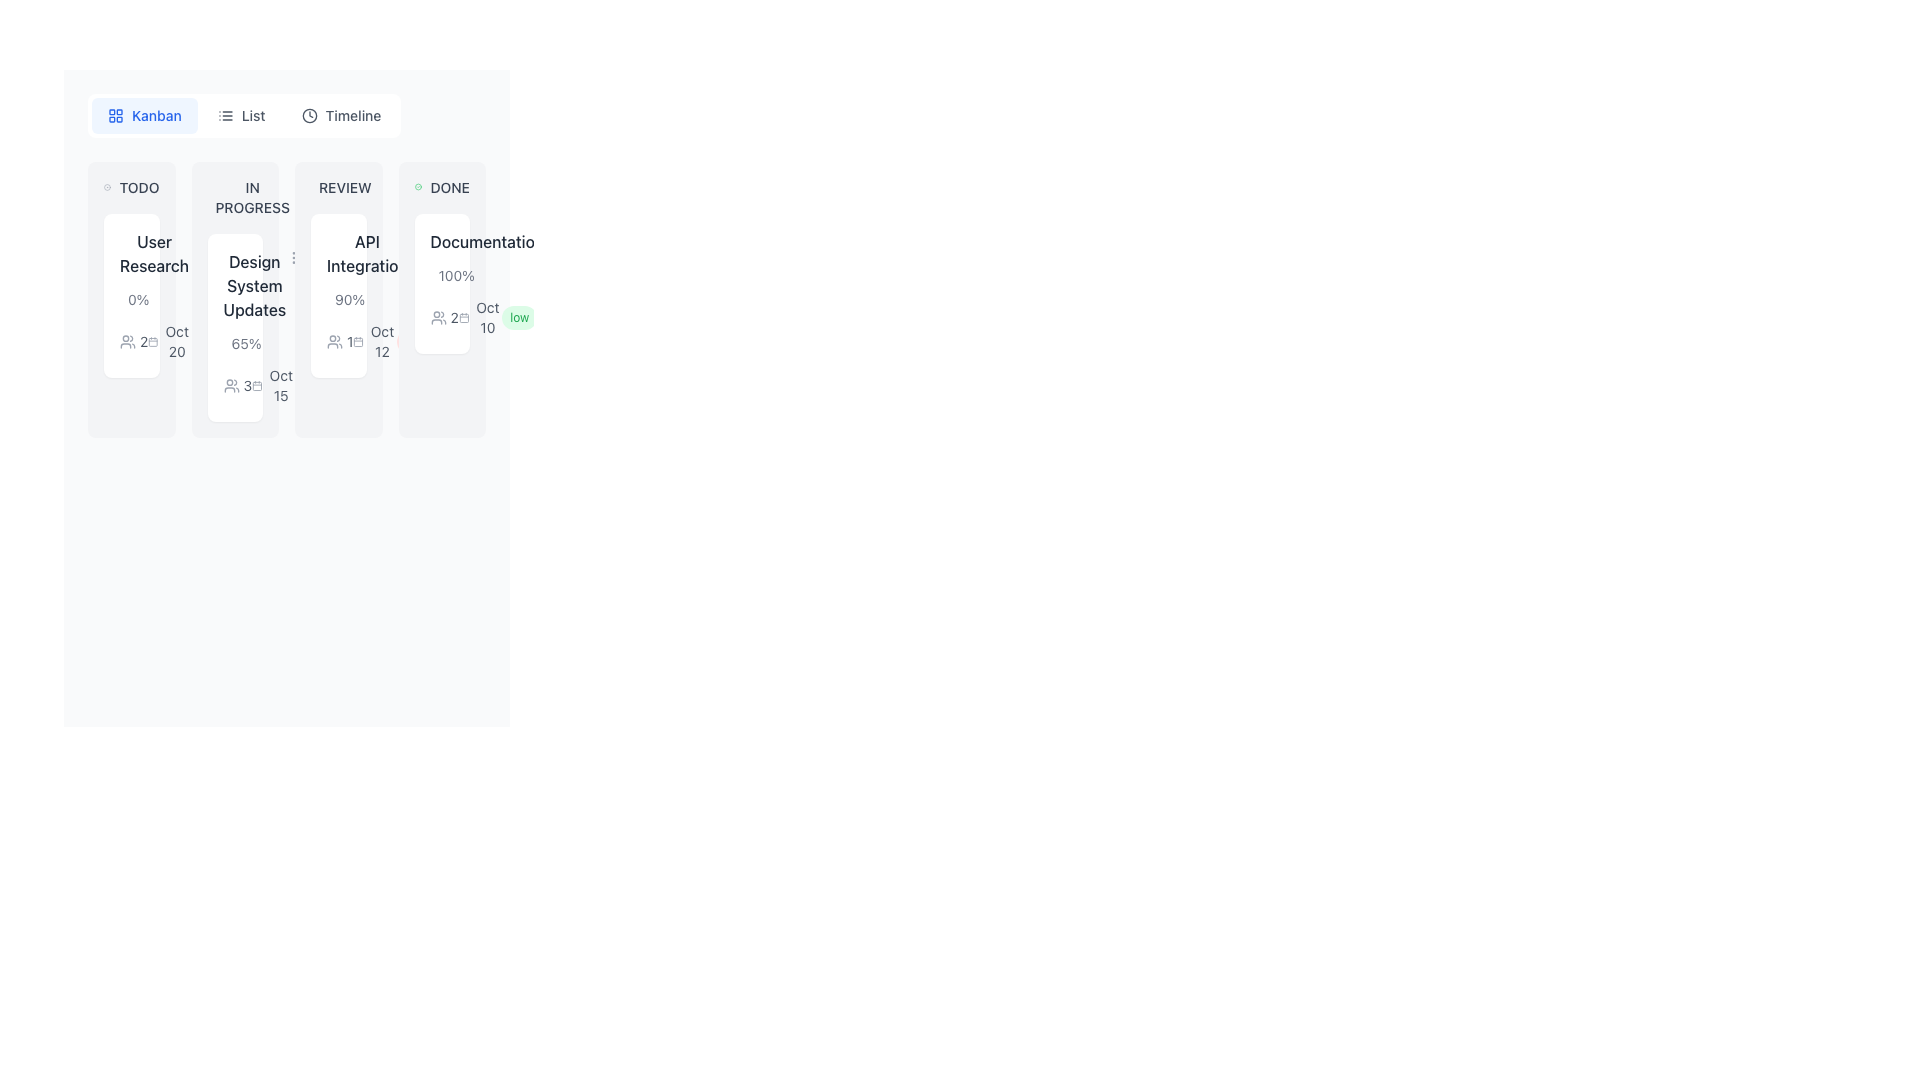 This screenshot has height=1080, width=1920. Describe the element at coordinates (340, 341) in the screenshot. I see `numeric indicator '1' associated with the user silhouette icon located in the 'API Integration' card under the 'REVIEW' column in the kanban board interface` at that location.